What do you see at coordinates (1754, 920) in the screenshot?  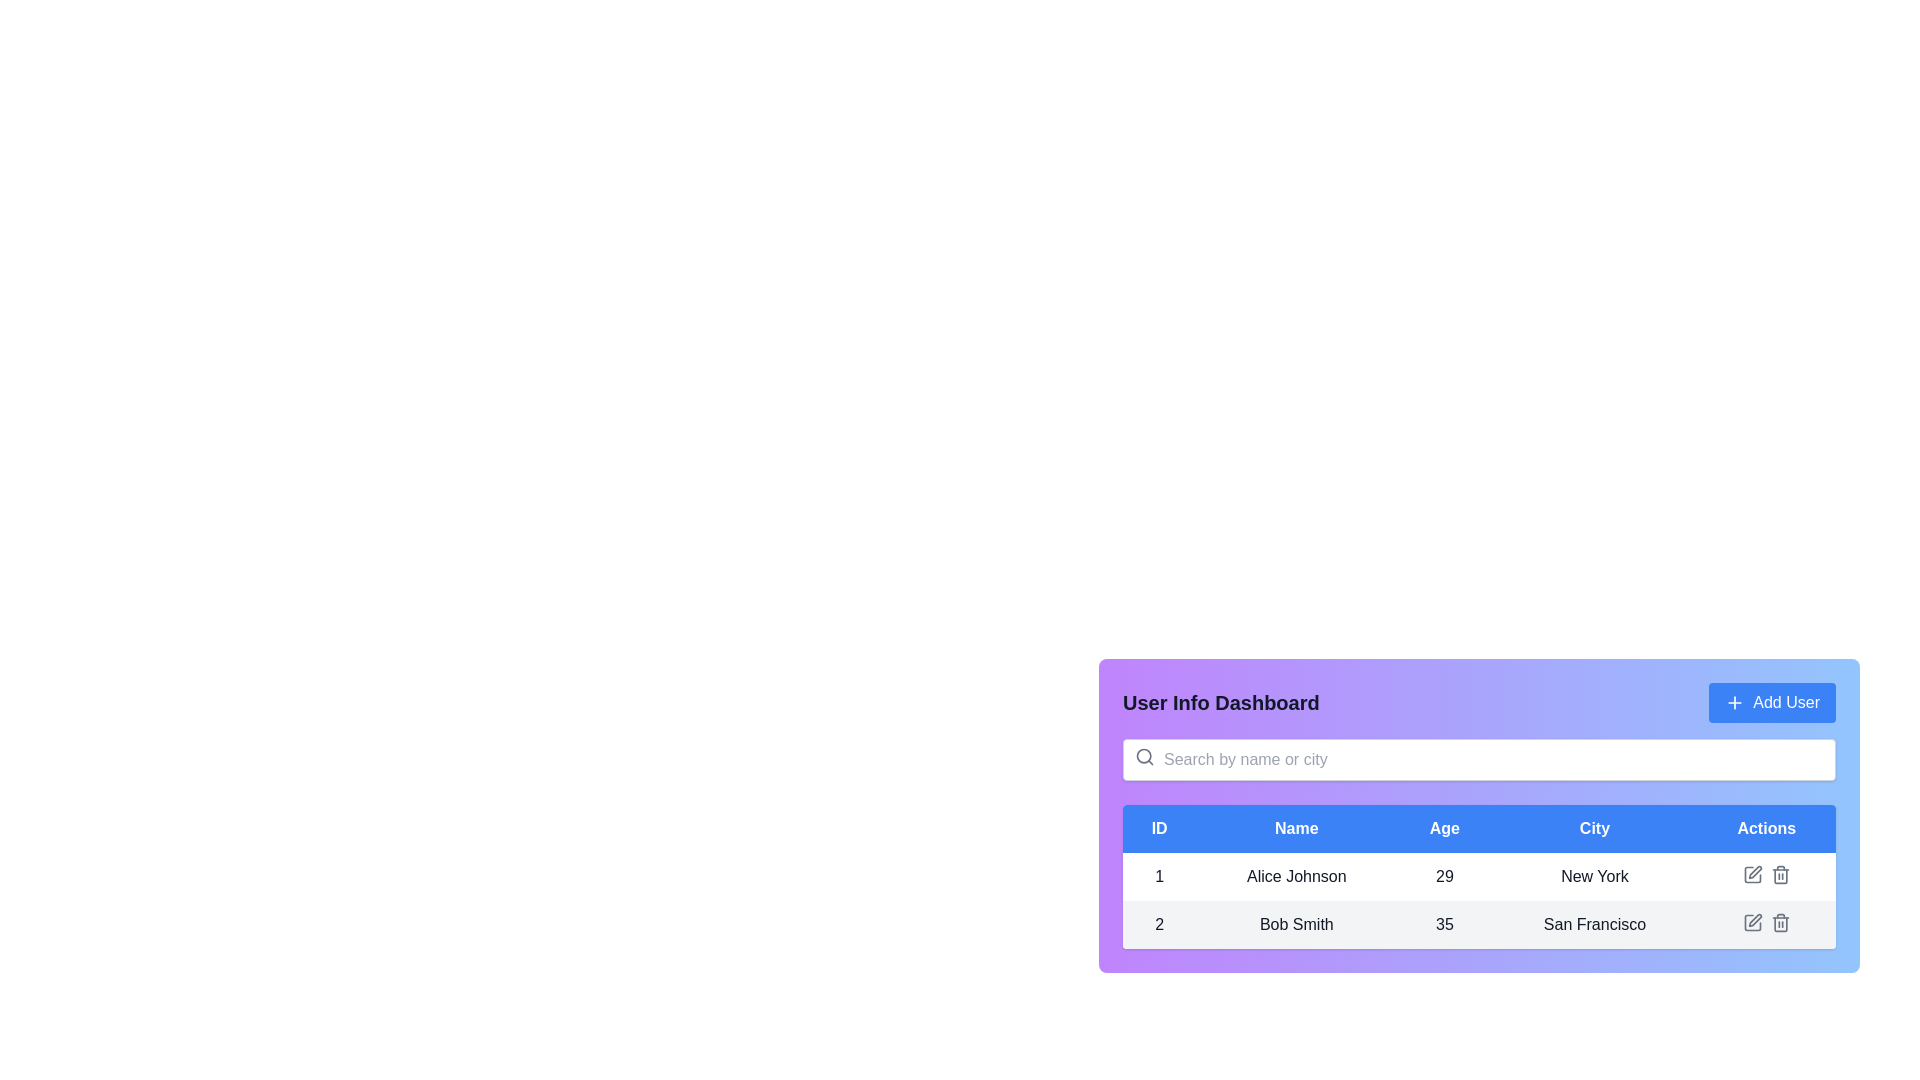 I see `the edit icon button, represented by a pen next to a square, located in the 'Actions' column of the second row for user 'Bob Smith'` at bounding box center [1754, 920].